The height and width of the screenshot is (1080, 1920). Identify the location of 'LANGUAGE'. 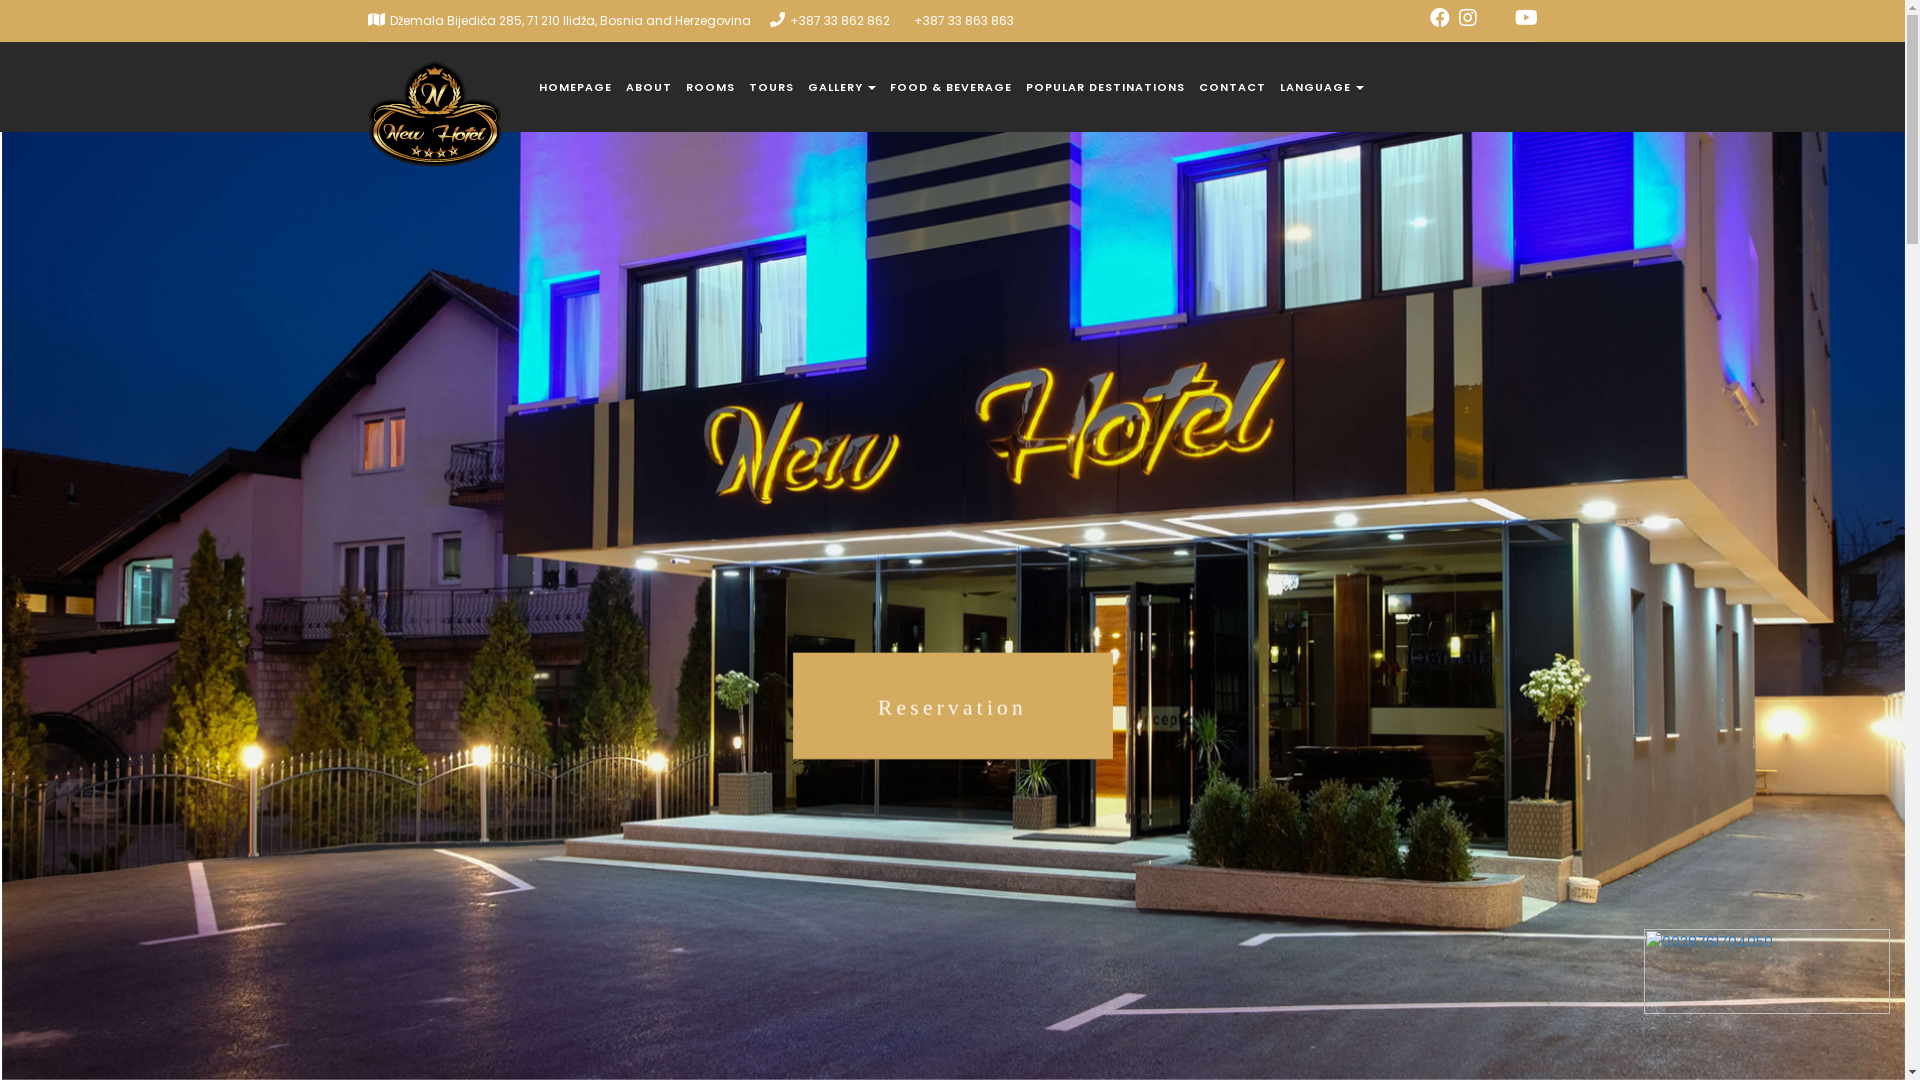
(1321, 86).